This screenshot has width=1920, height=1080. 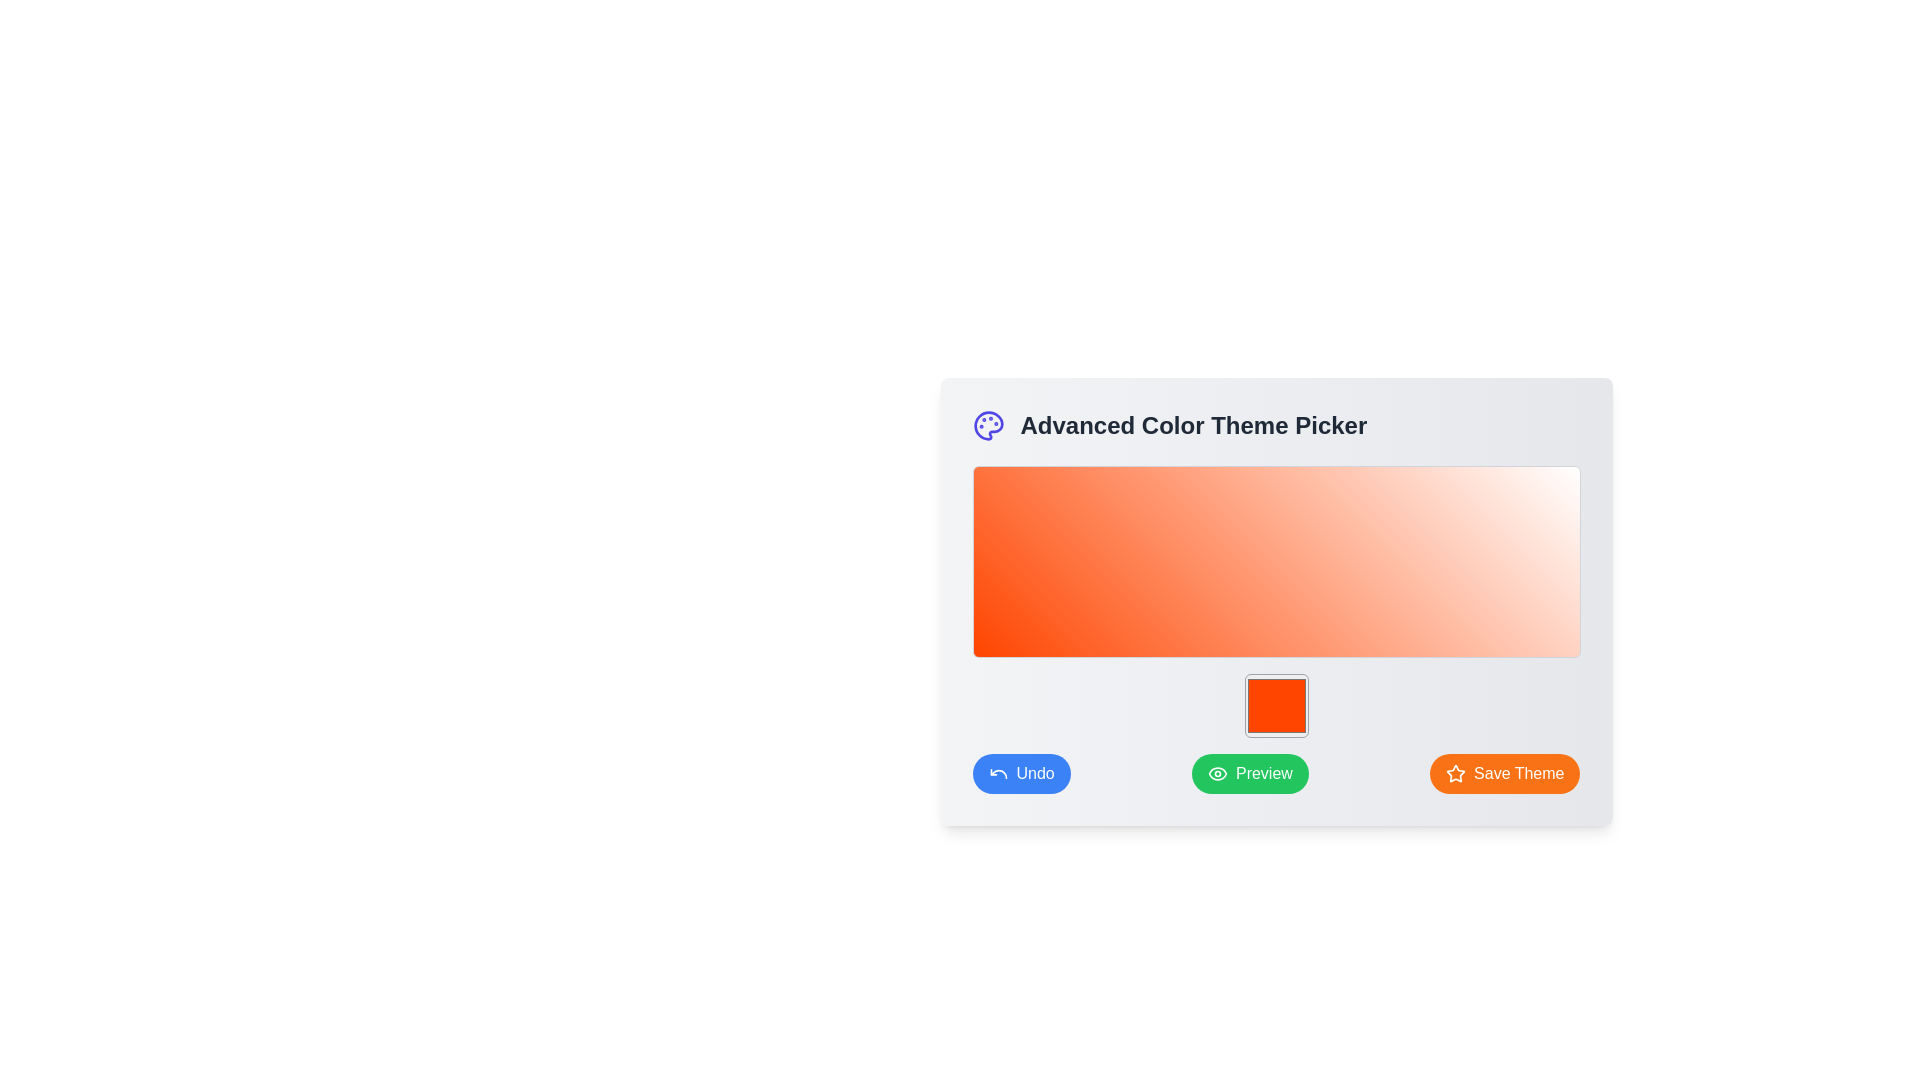 What do you see at coordinates (1275, 773) in the screenshot?
I see `the theme preview button, located between the blue 'Undo' button and the orange 'Save Theme' button` at bounding box center [1275, 773].